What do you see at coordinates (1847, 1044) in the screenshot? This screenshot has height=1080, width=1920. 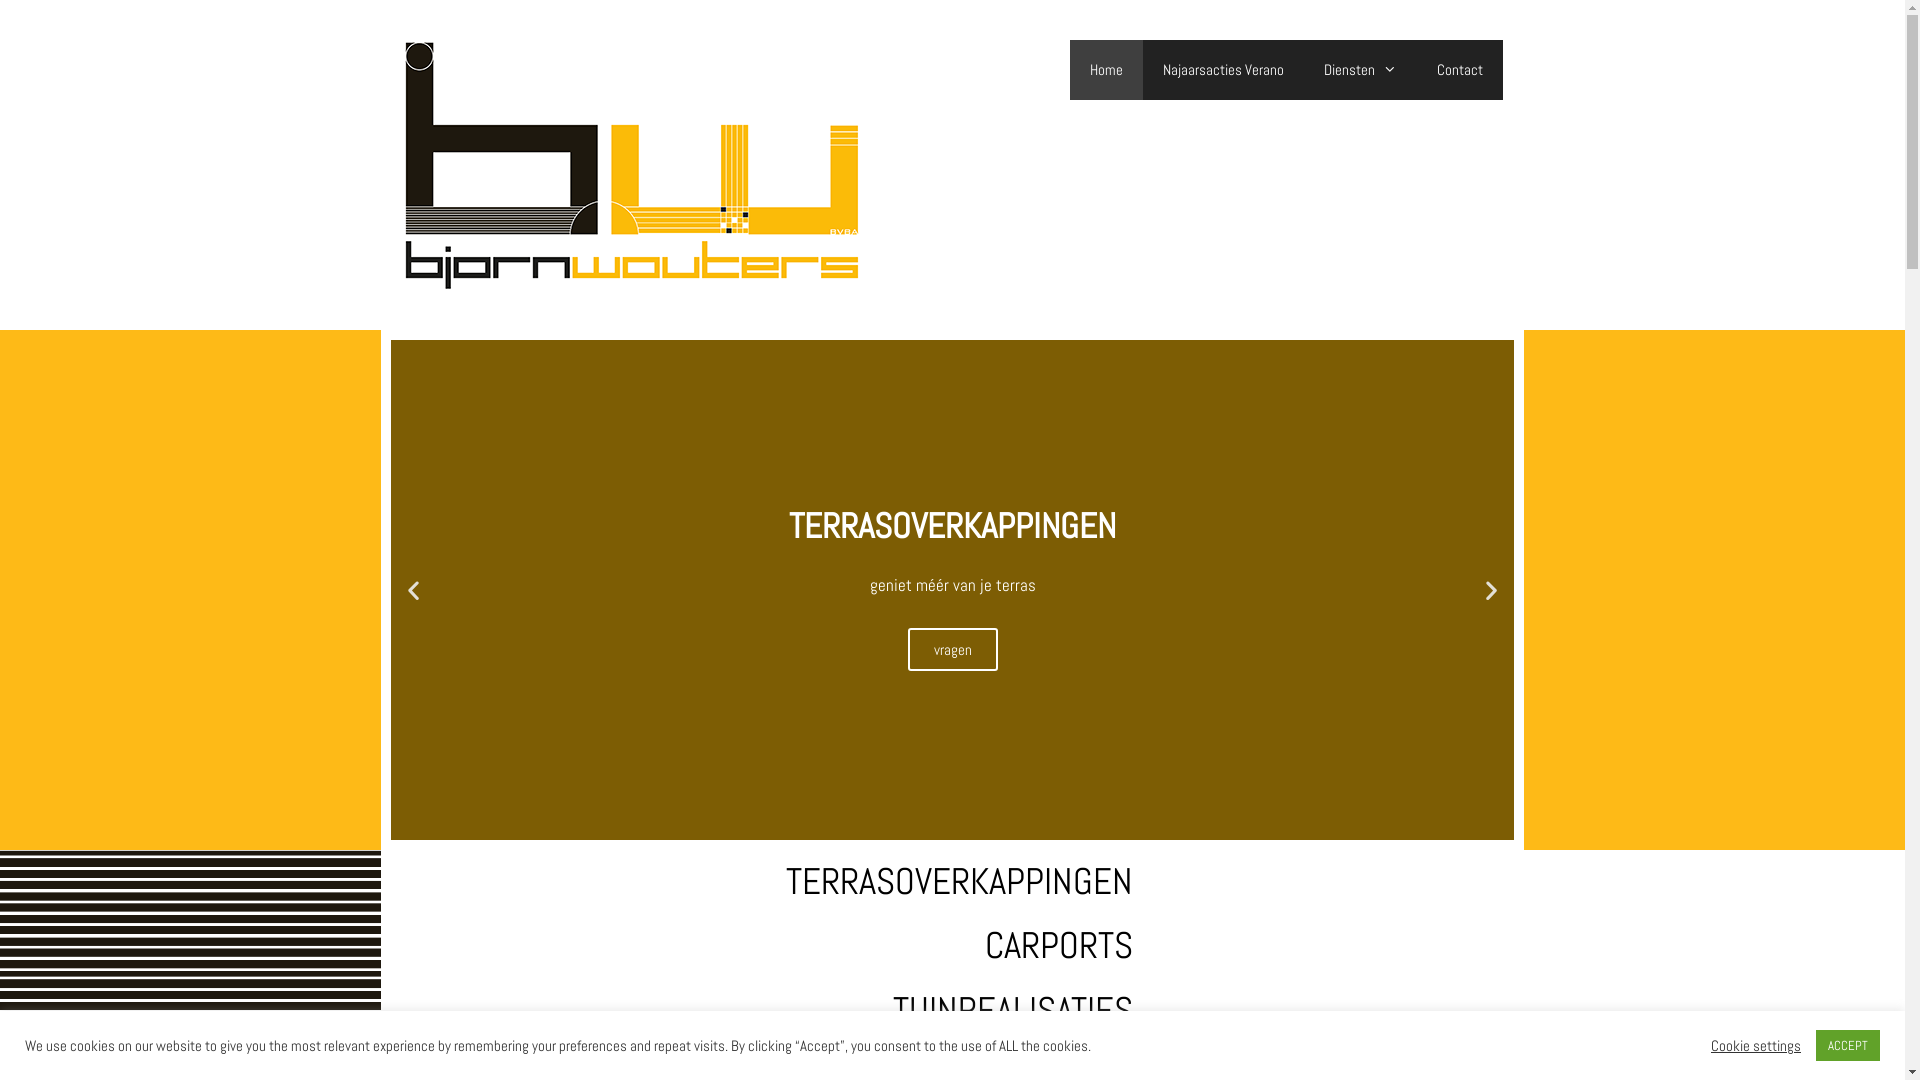 I see `'ACCEPT'` at bounding box center [1847, 1044].